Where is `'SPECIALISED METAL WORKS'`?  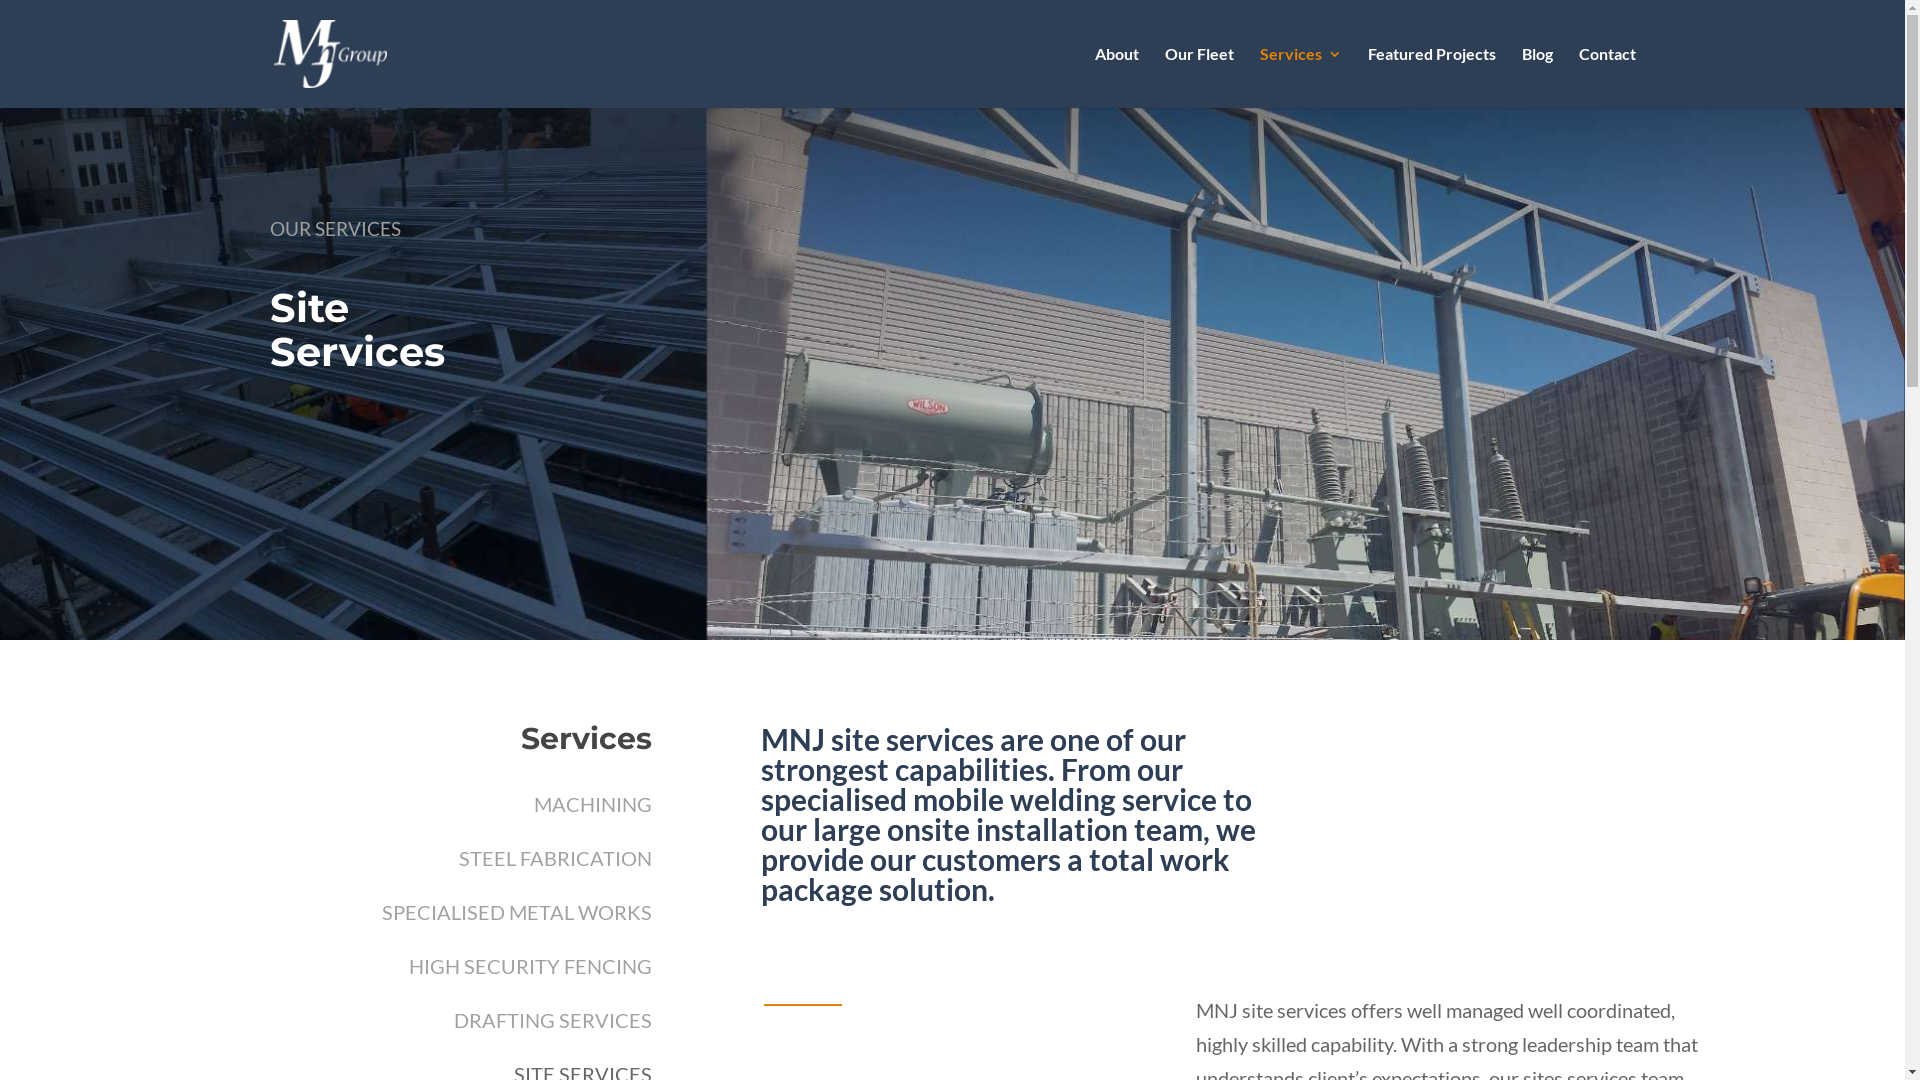
'SPECIALISED METAL WORKS' is located at coordinates (517, 911).